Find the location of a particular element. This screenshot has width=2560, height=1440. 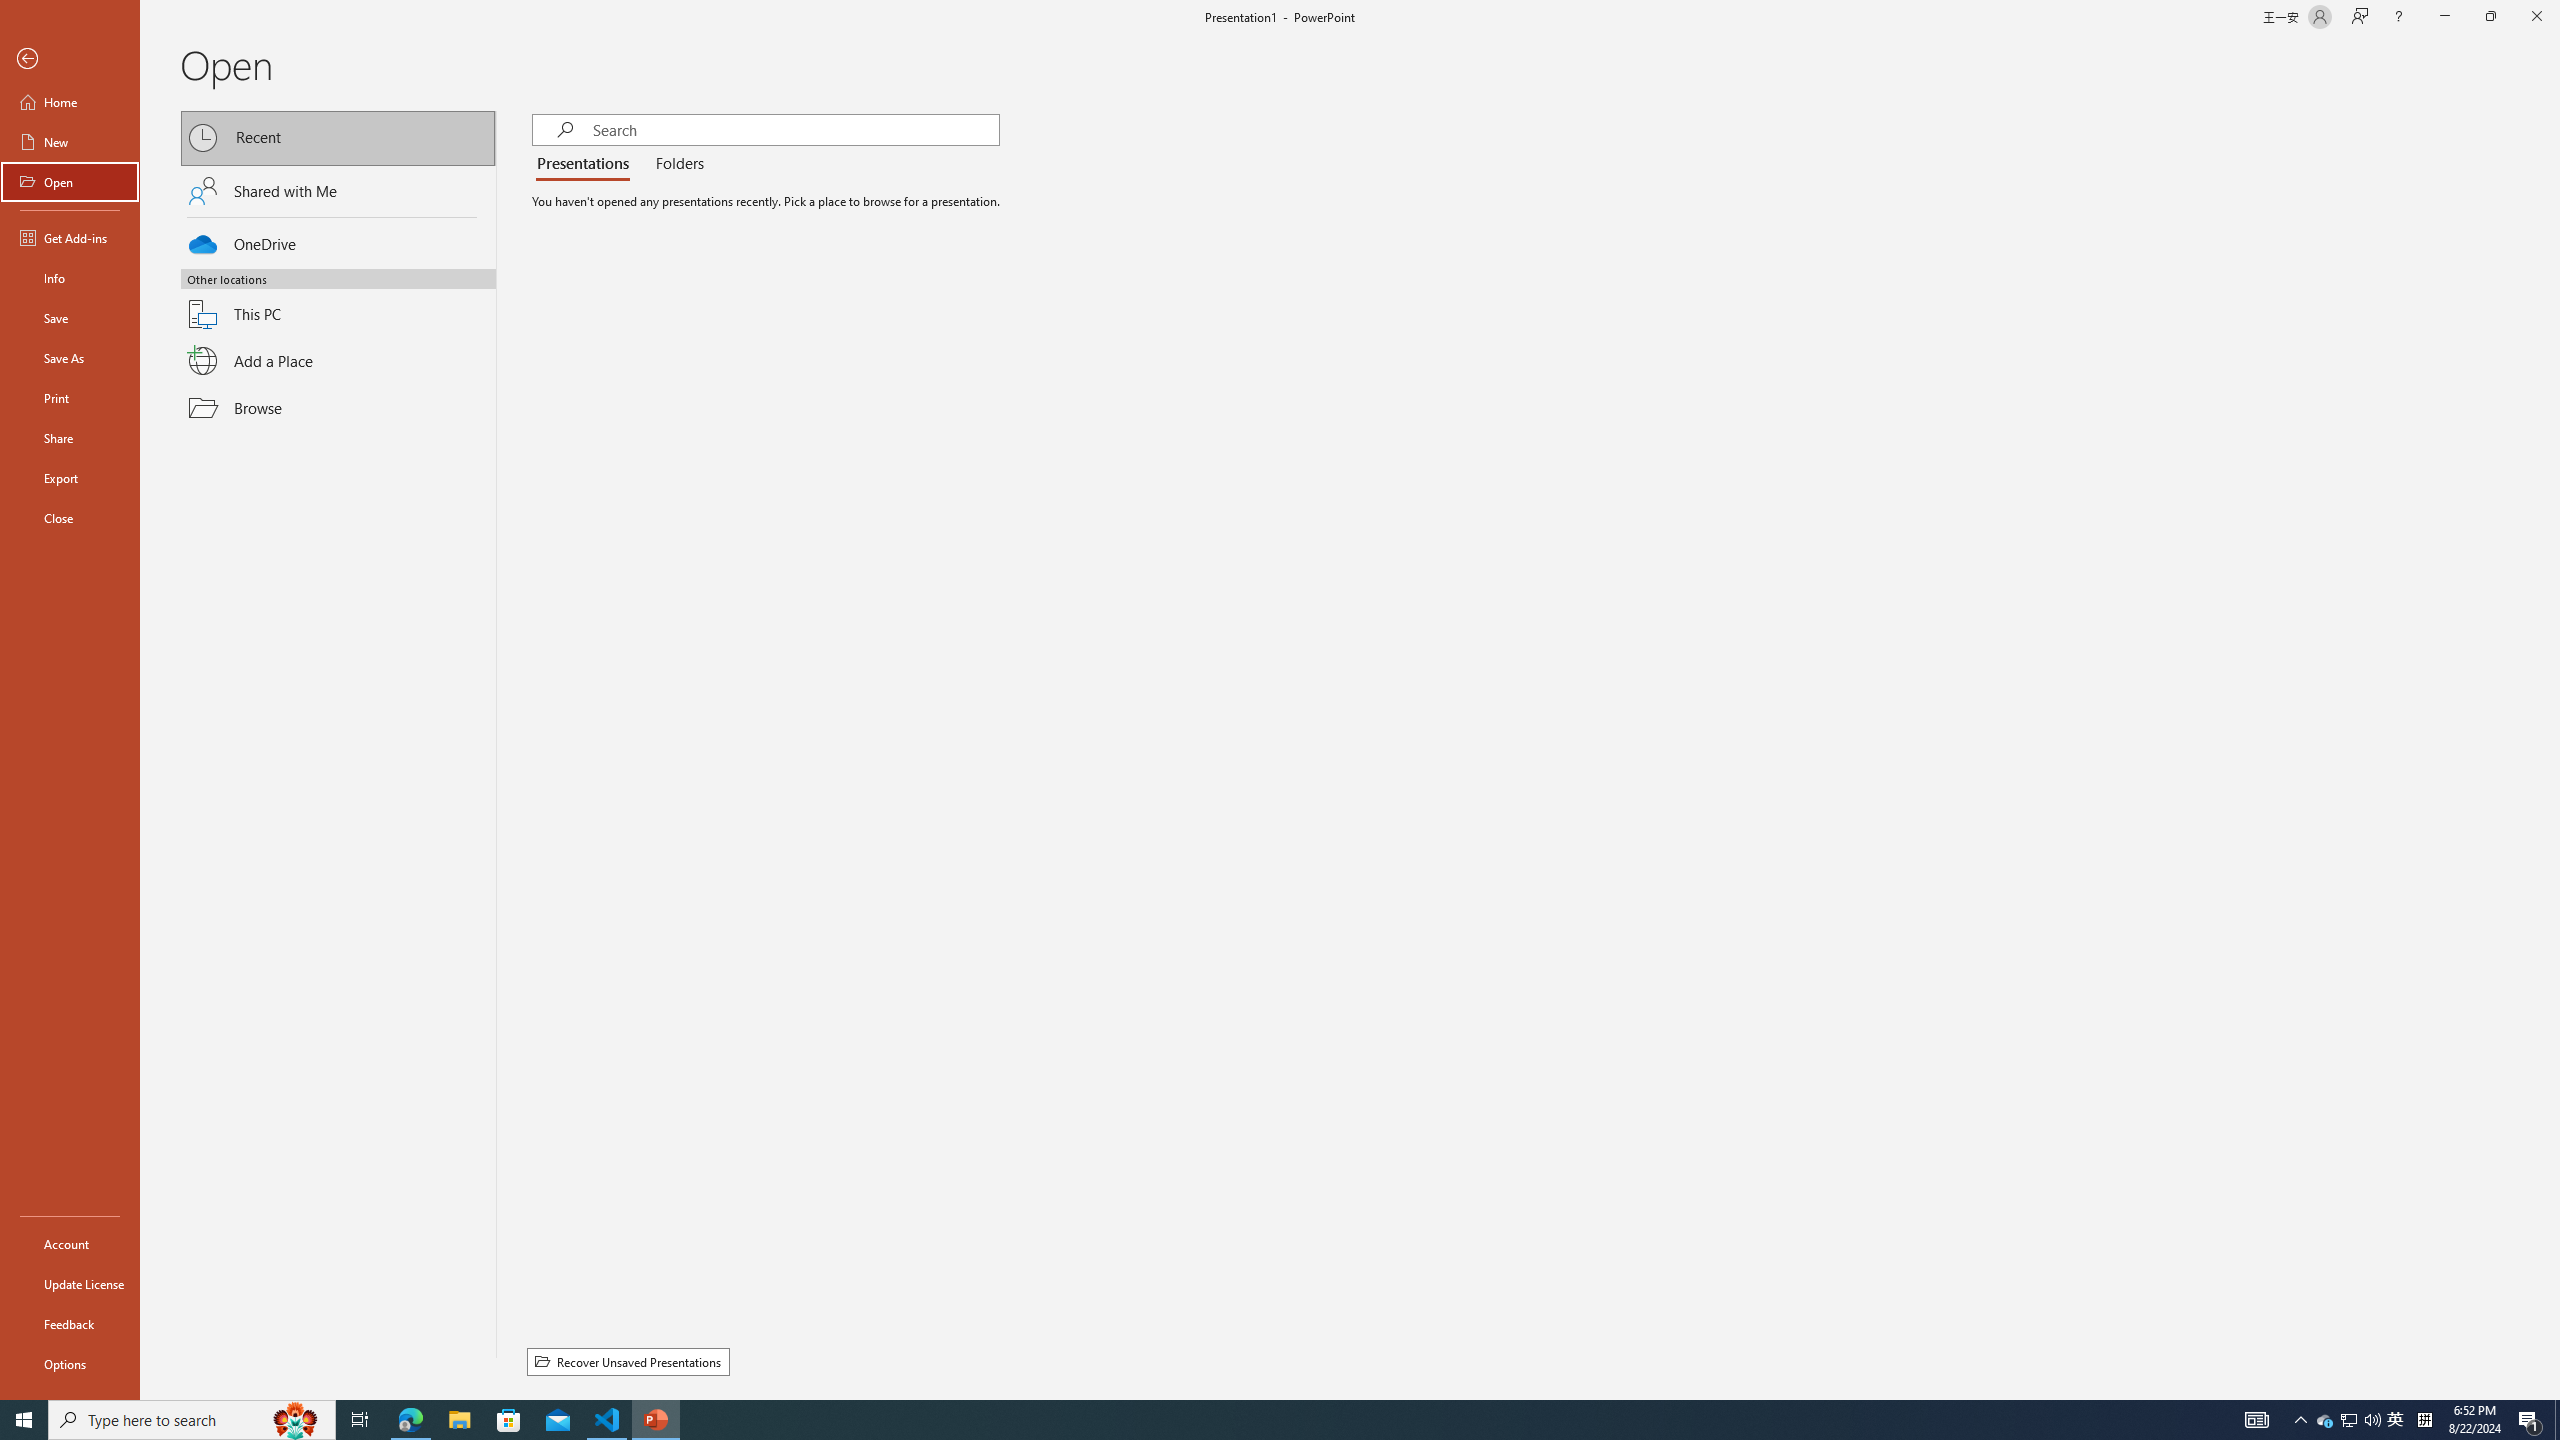

'Get Add-ins' is located at coordinates (69, 237).